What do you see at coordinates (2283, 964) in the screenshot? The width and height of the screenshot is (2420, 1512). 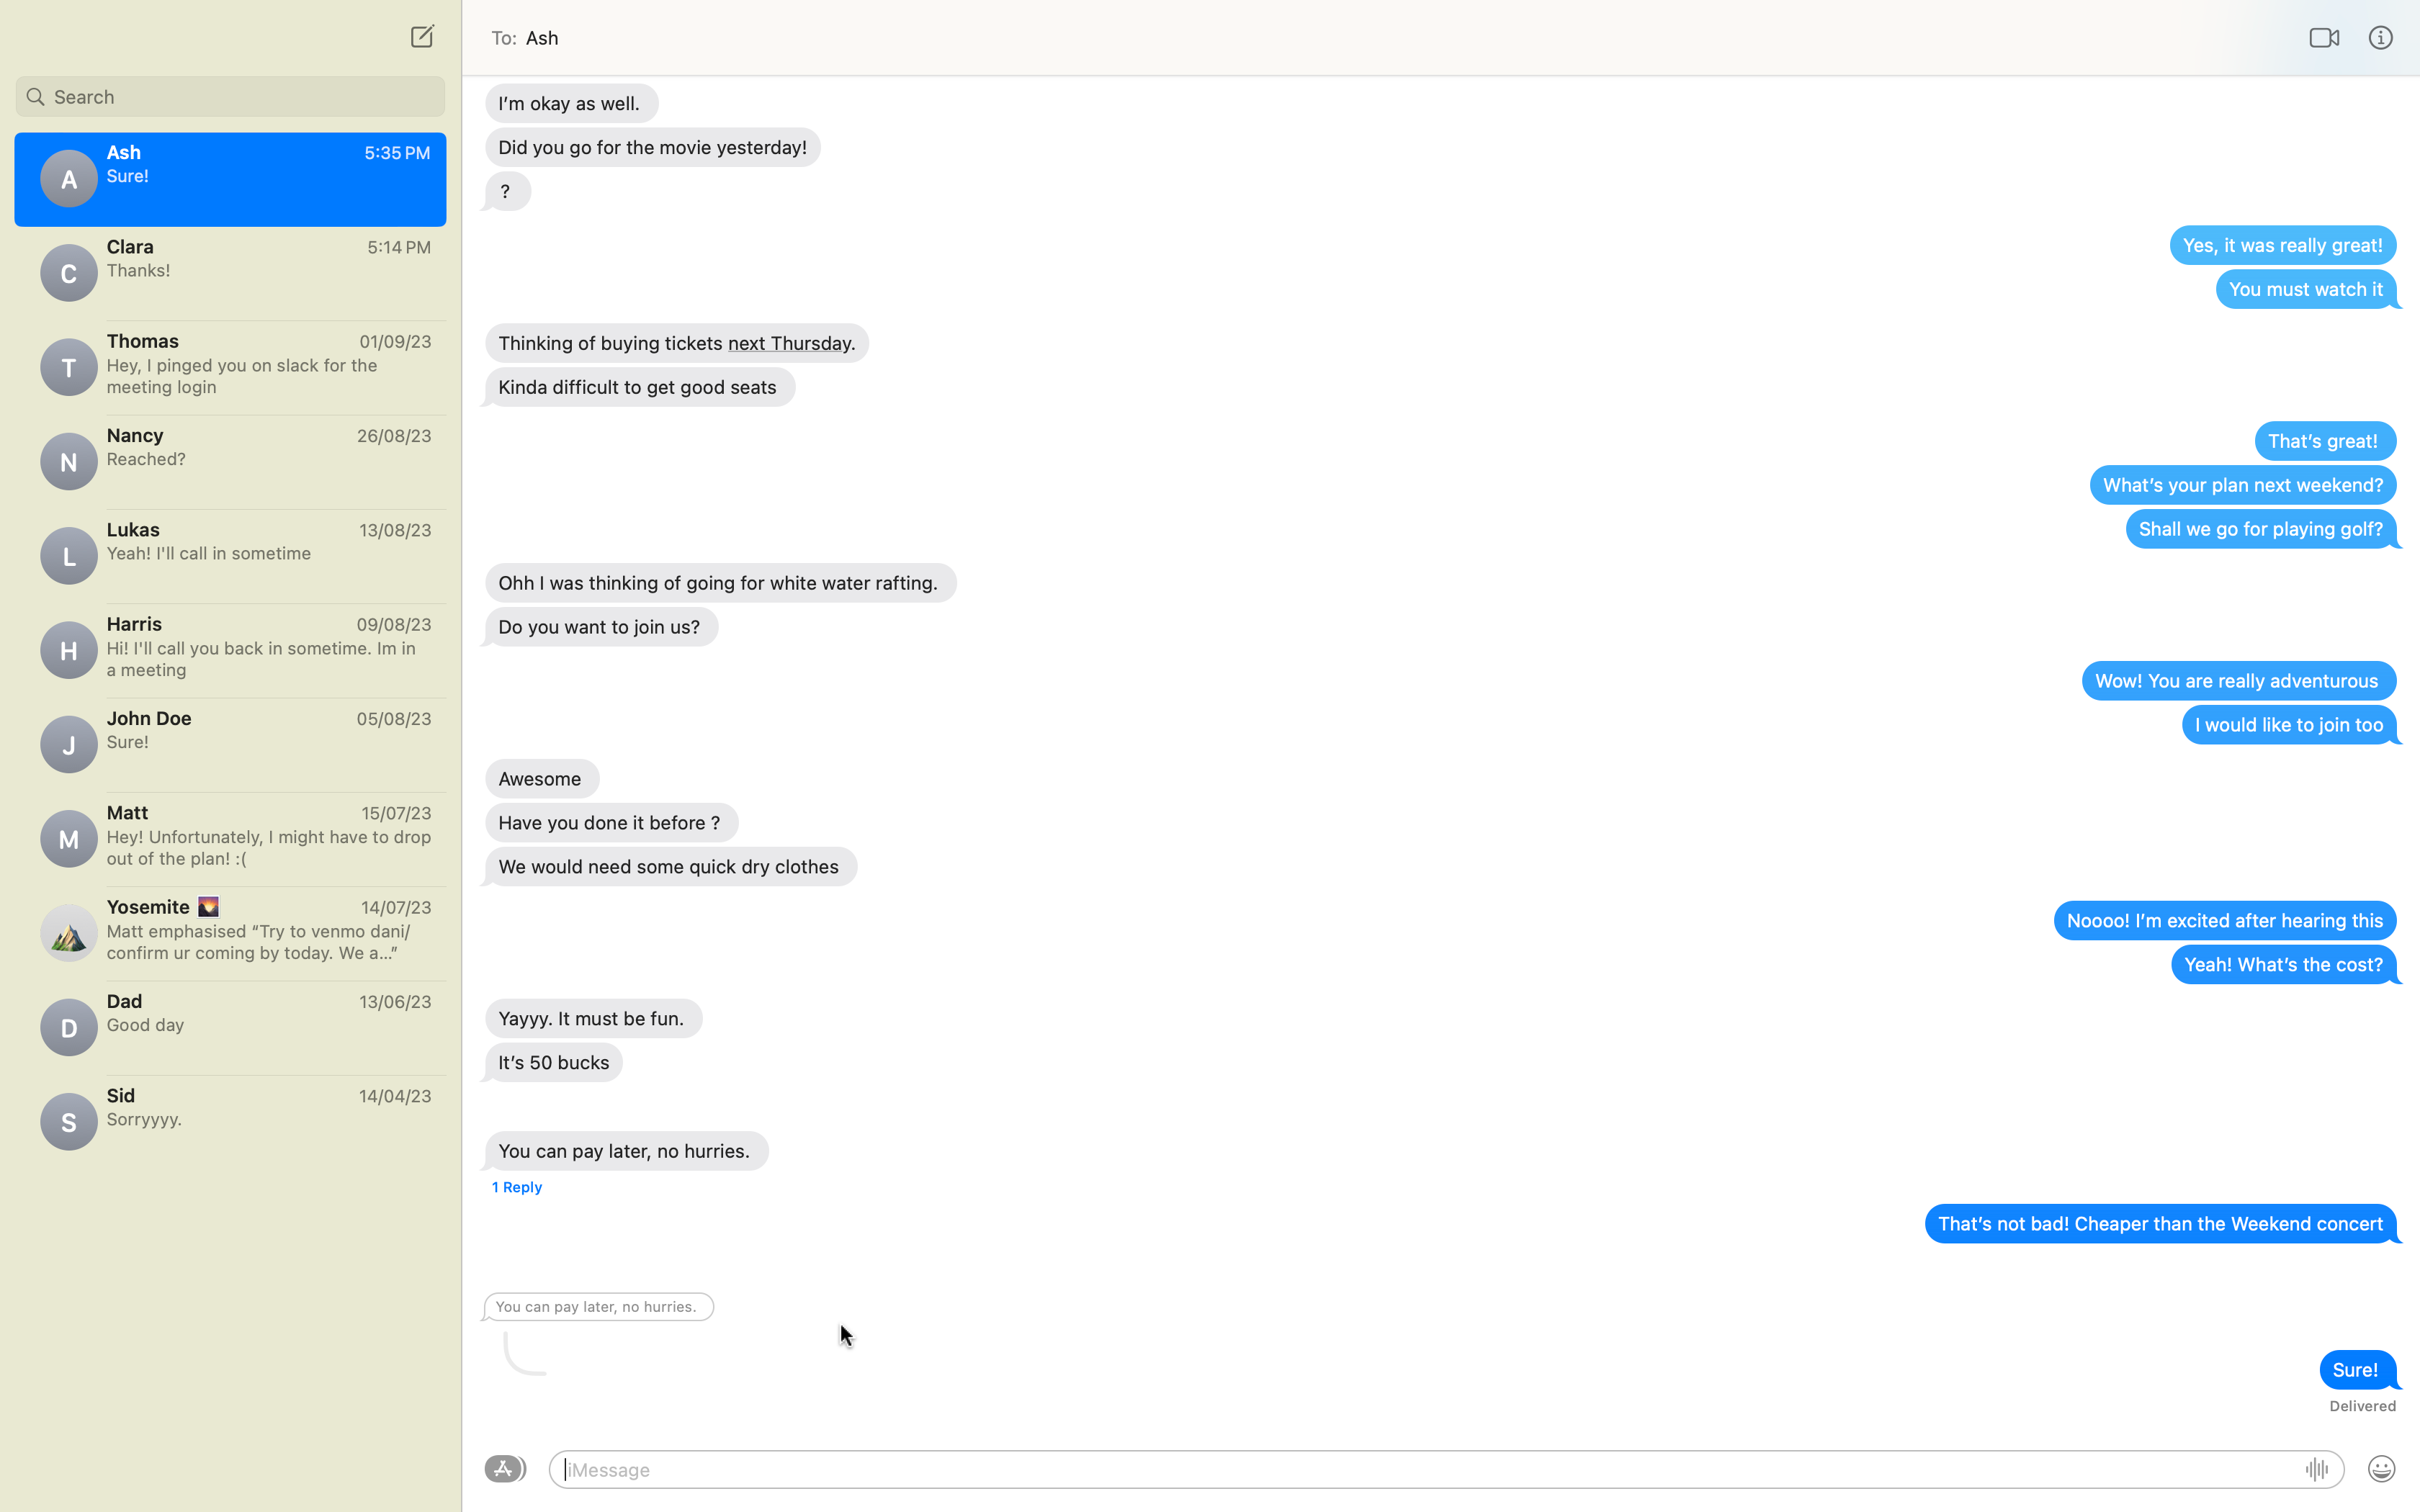 I see `more options for the text string "Yeah, what"s the cost?" with a right-click` at bounding box center [2283, 964].